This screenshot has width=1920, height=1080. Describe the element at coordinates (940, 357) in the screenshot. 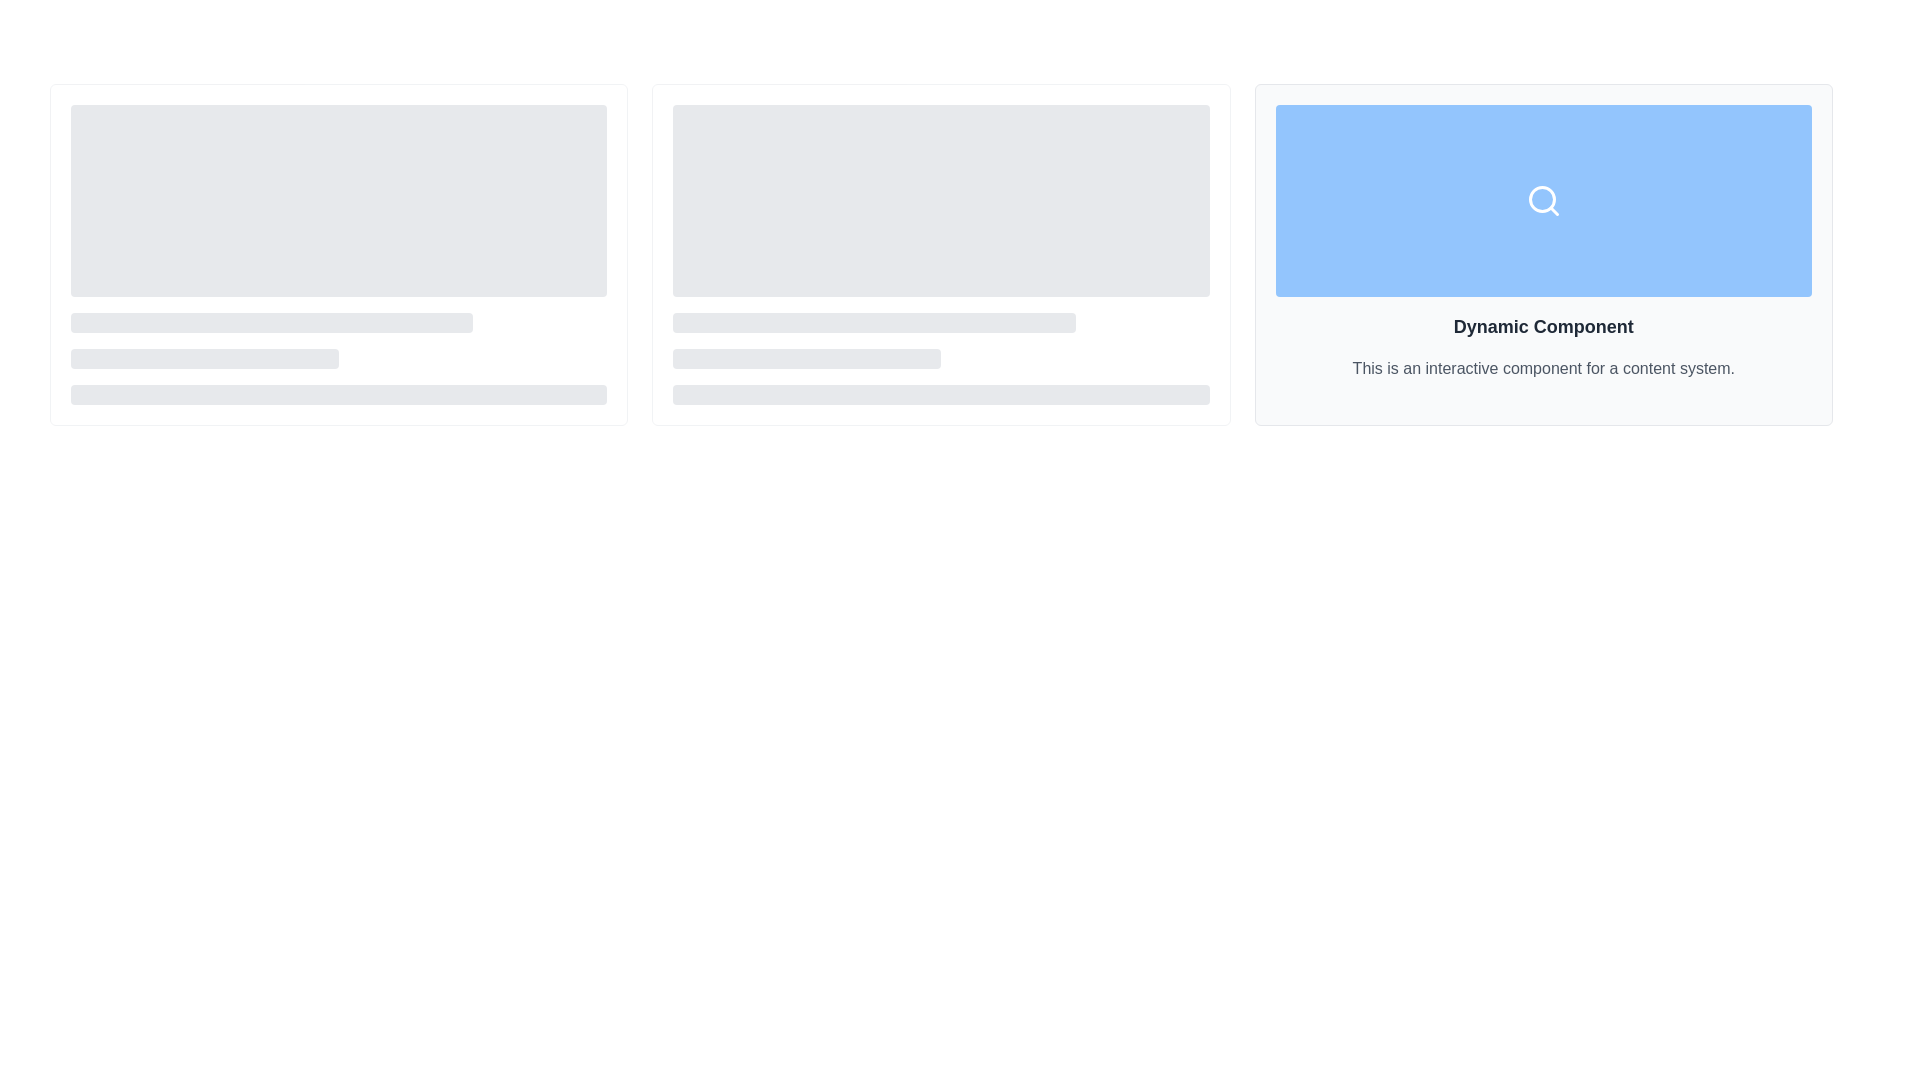

I see `the visual loading skeleton element located at the lower portion of the center card in a three-card layout interface` at that location.